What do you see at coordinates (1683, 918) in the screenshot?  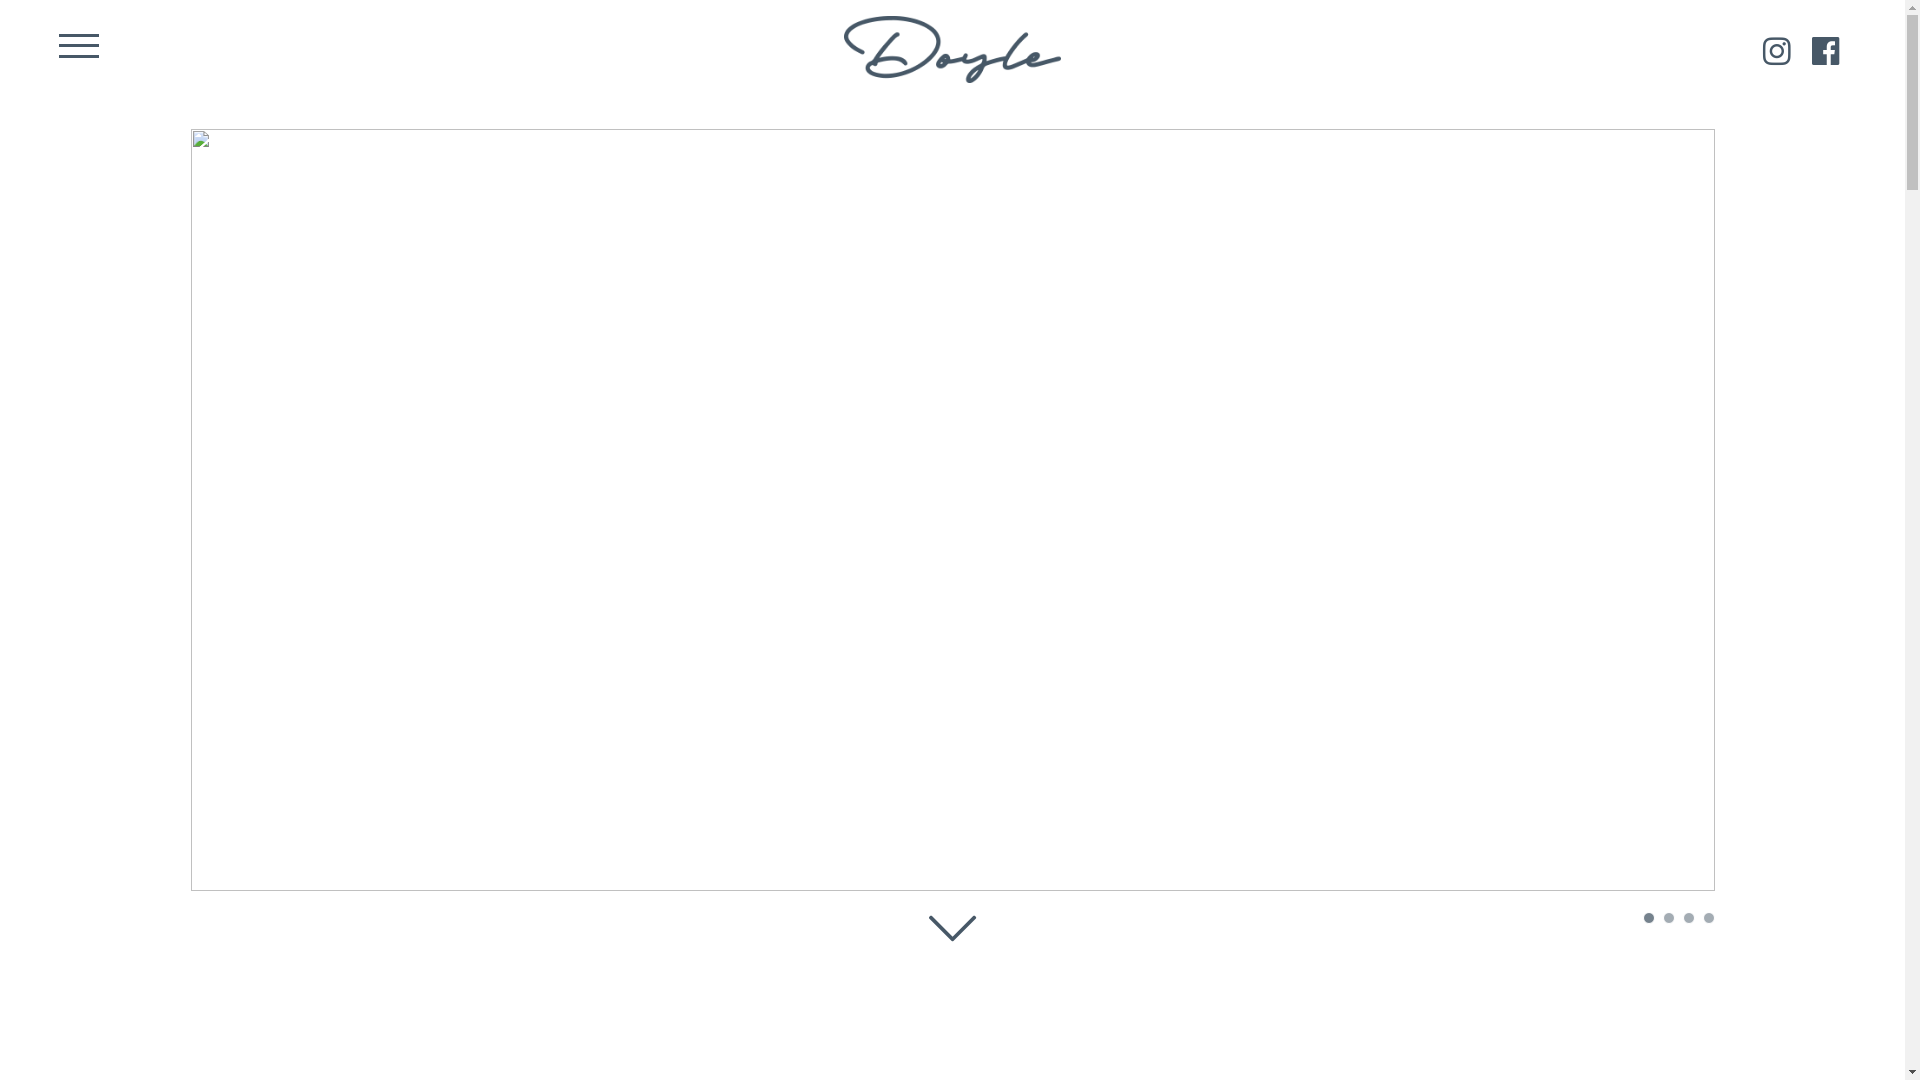 I see `'3'` at bounding box center [1683, 918].